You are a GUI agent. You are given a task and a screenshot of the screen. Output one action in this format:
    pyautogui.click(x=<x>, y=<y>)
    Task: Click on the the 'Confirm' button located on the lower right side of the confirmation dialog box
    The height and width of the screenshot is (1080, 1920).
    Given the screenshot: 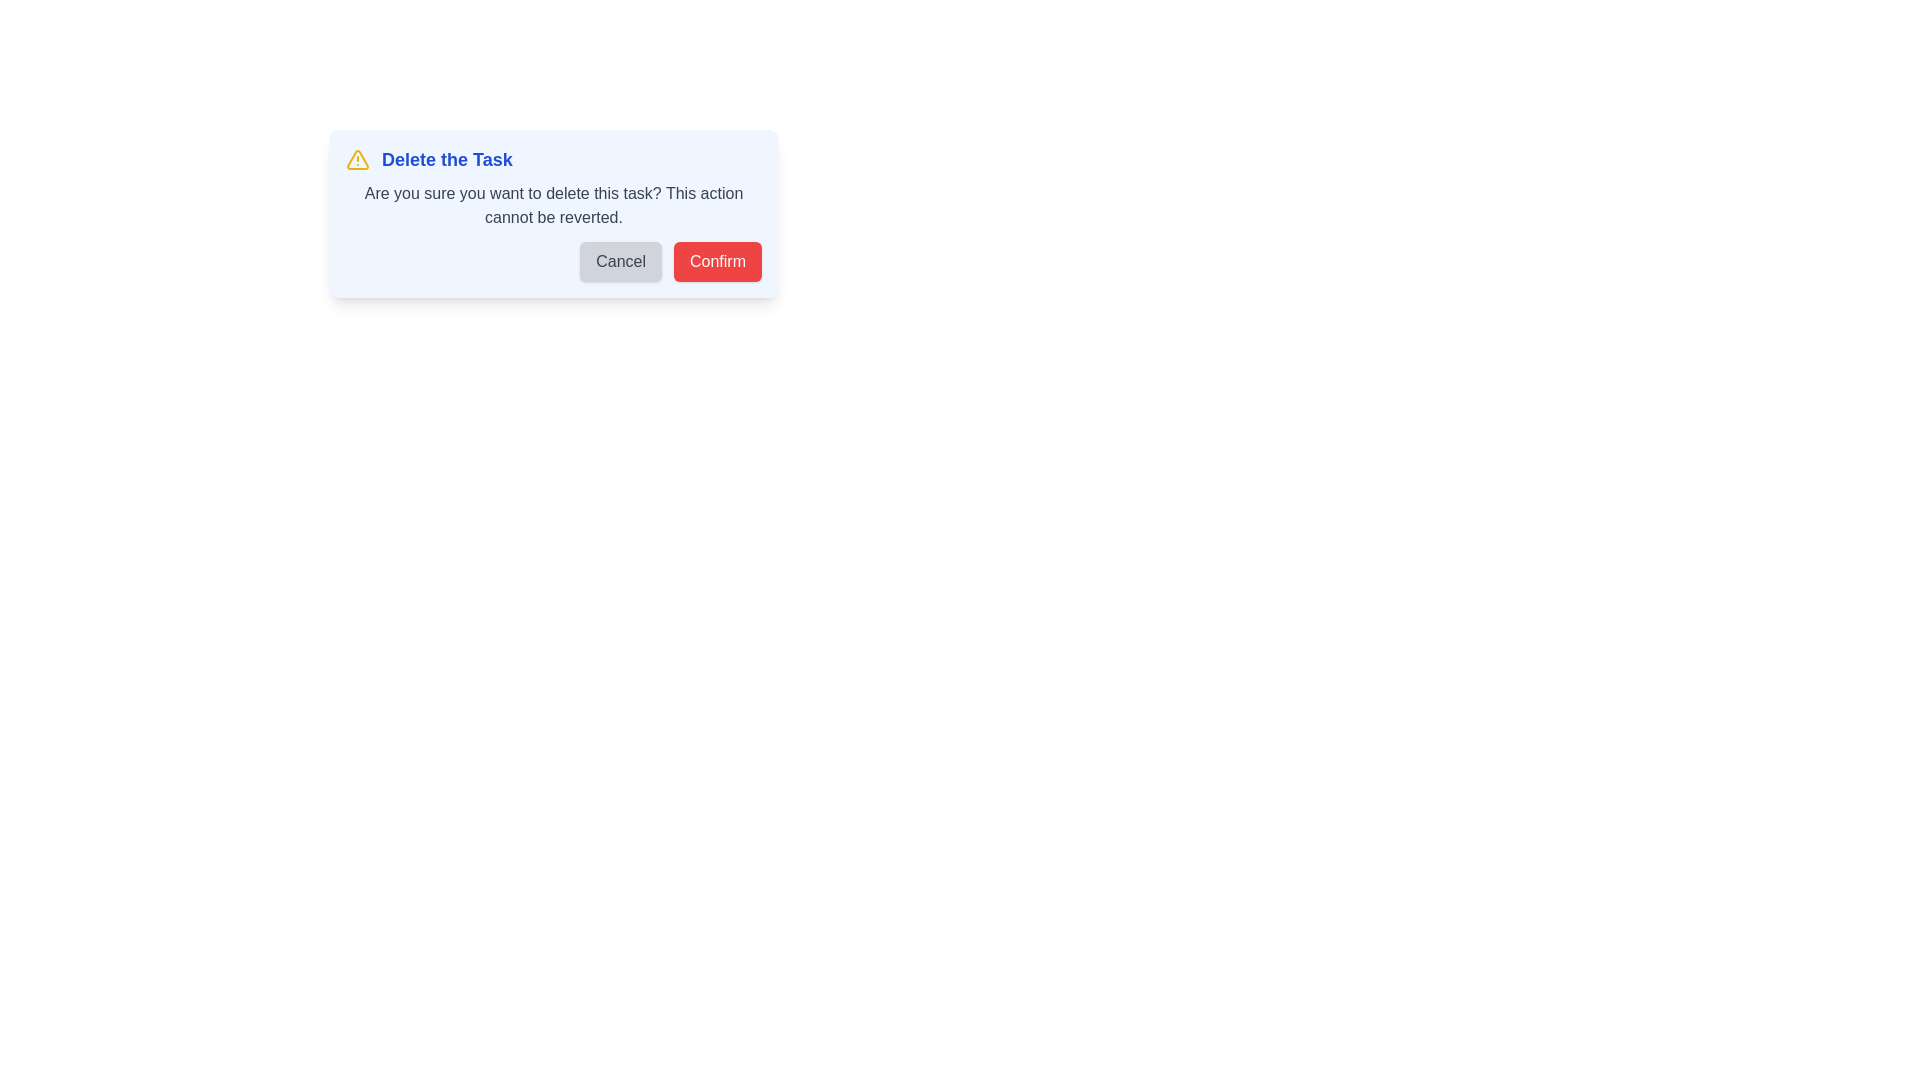 What is the action you would take?
    pyautogui.click(x=718, y=261)
    